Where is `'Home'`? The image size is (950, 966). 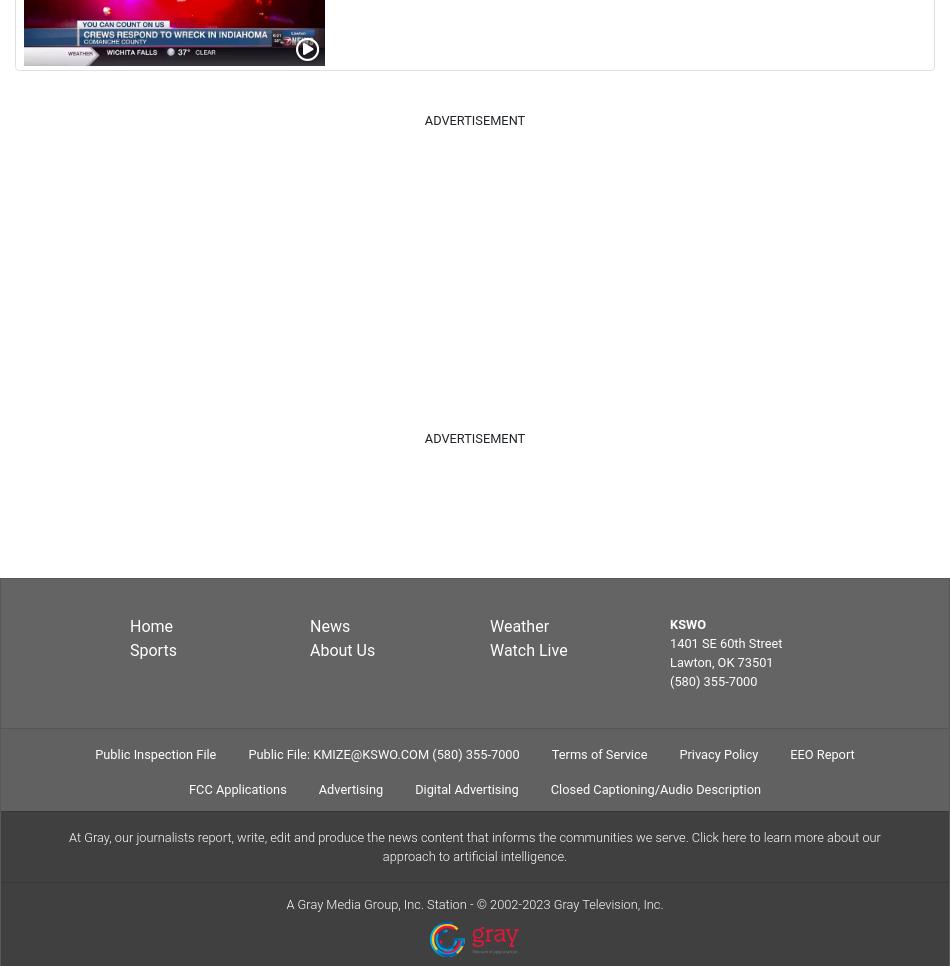 'Home' is located at coordinates (129, 624).